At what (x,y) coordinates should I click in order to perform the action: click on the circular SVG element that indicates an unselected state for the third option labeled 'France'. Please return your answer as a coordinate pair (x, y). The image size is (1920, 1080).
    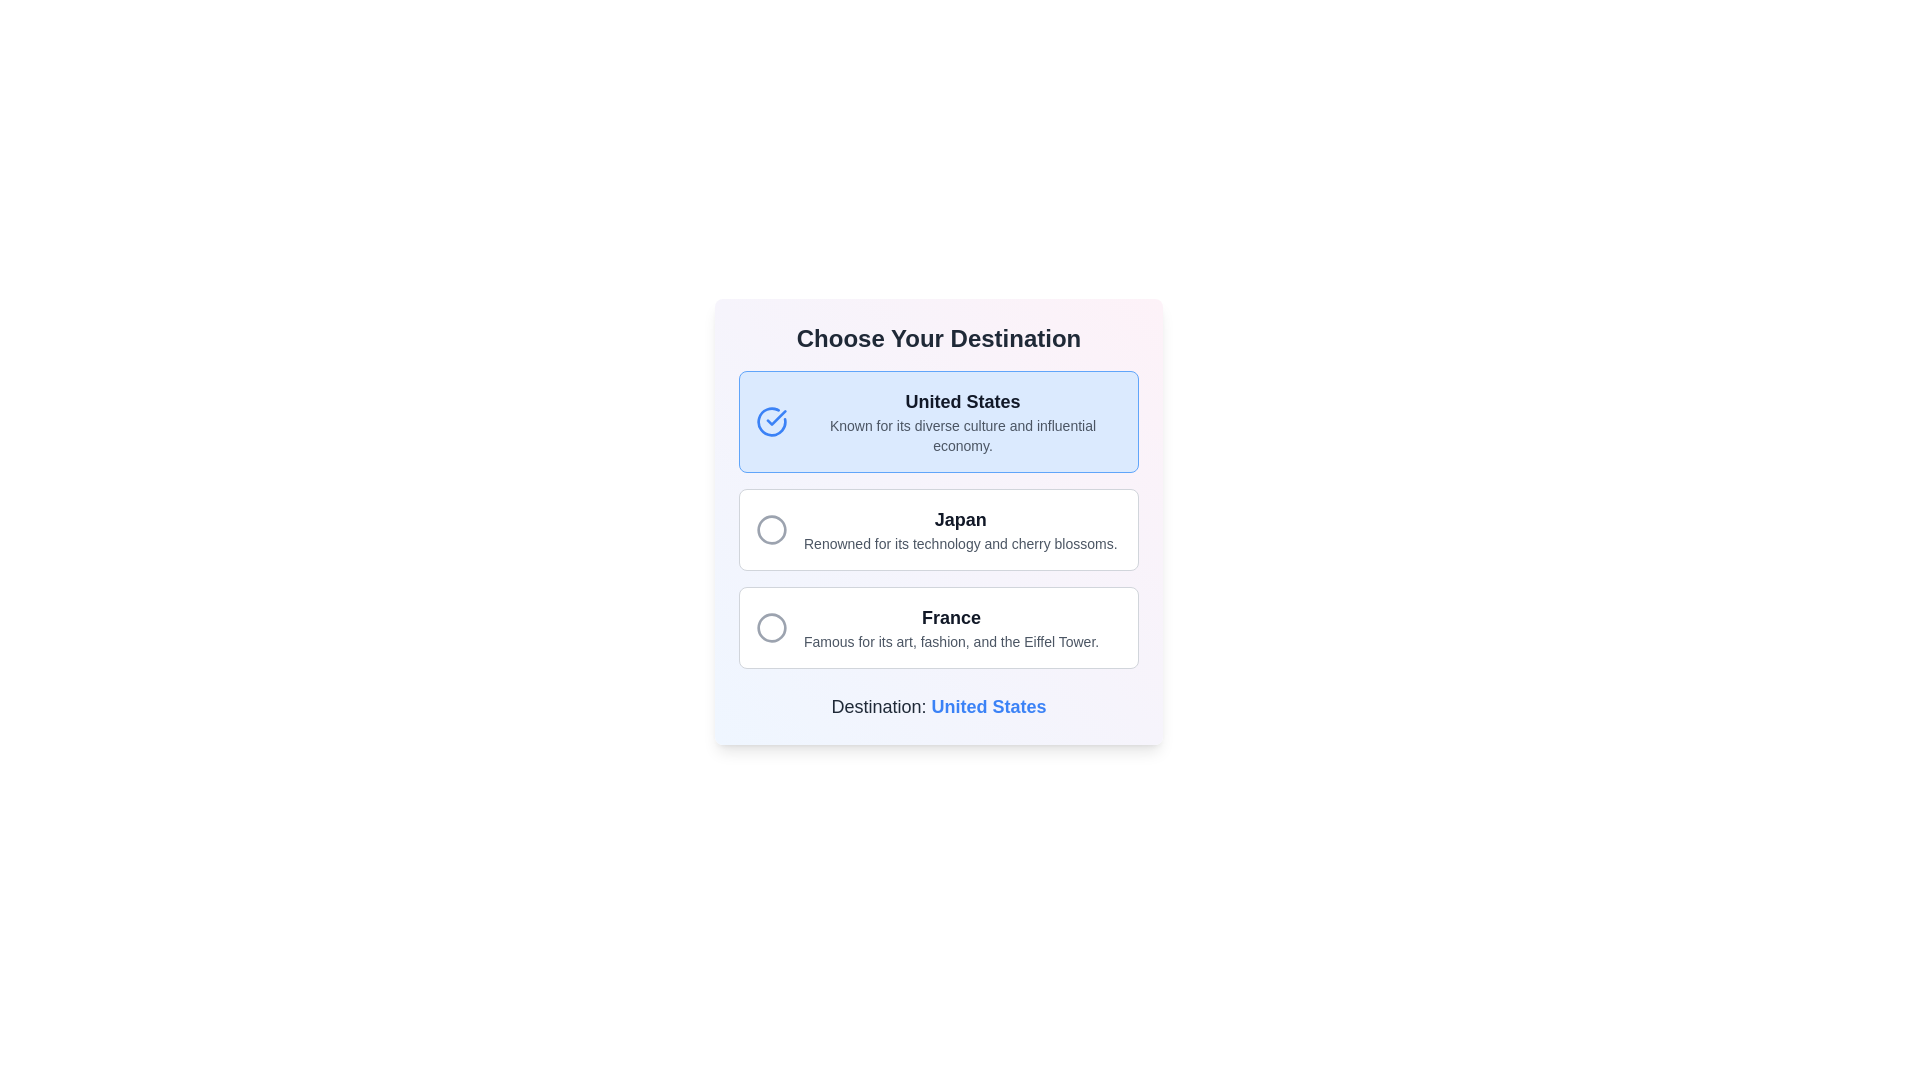
    Looking at the image, I should click on (771, 627).